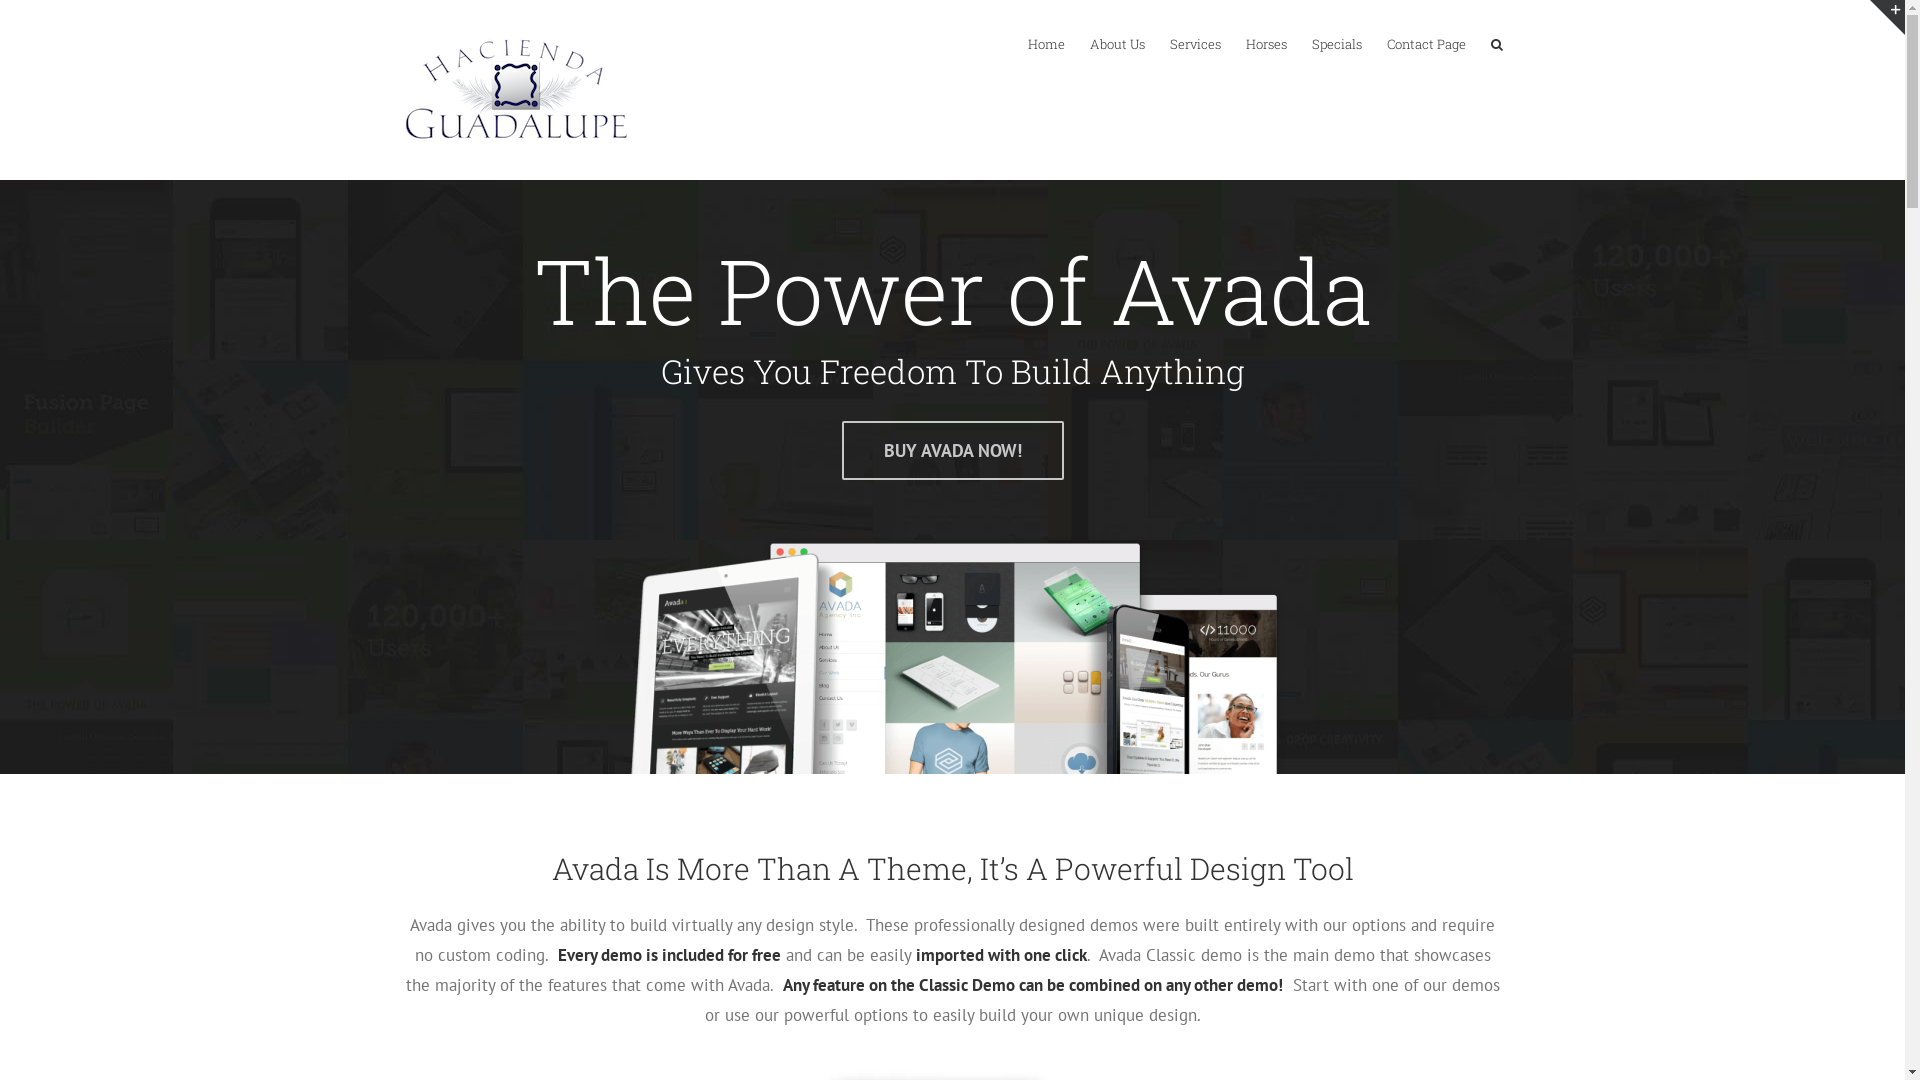 The image size is (1920, 1080). Describe the element at coordinates (1170, 42) in the screenshot. I see `'Services'` at that location.